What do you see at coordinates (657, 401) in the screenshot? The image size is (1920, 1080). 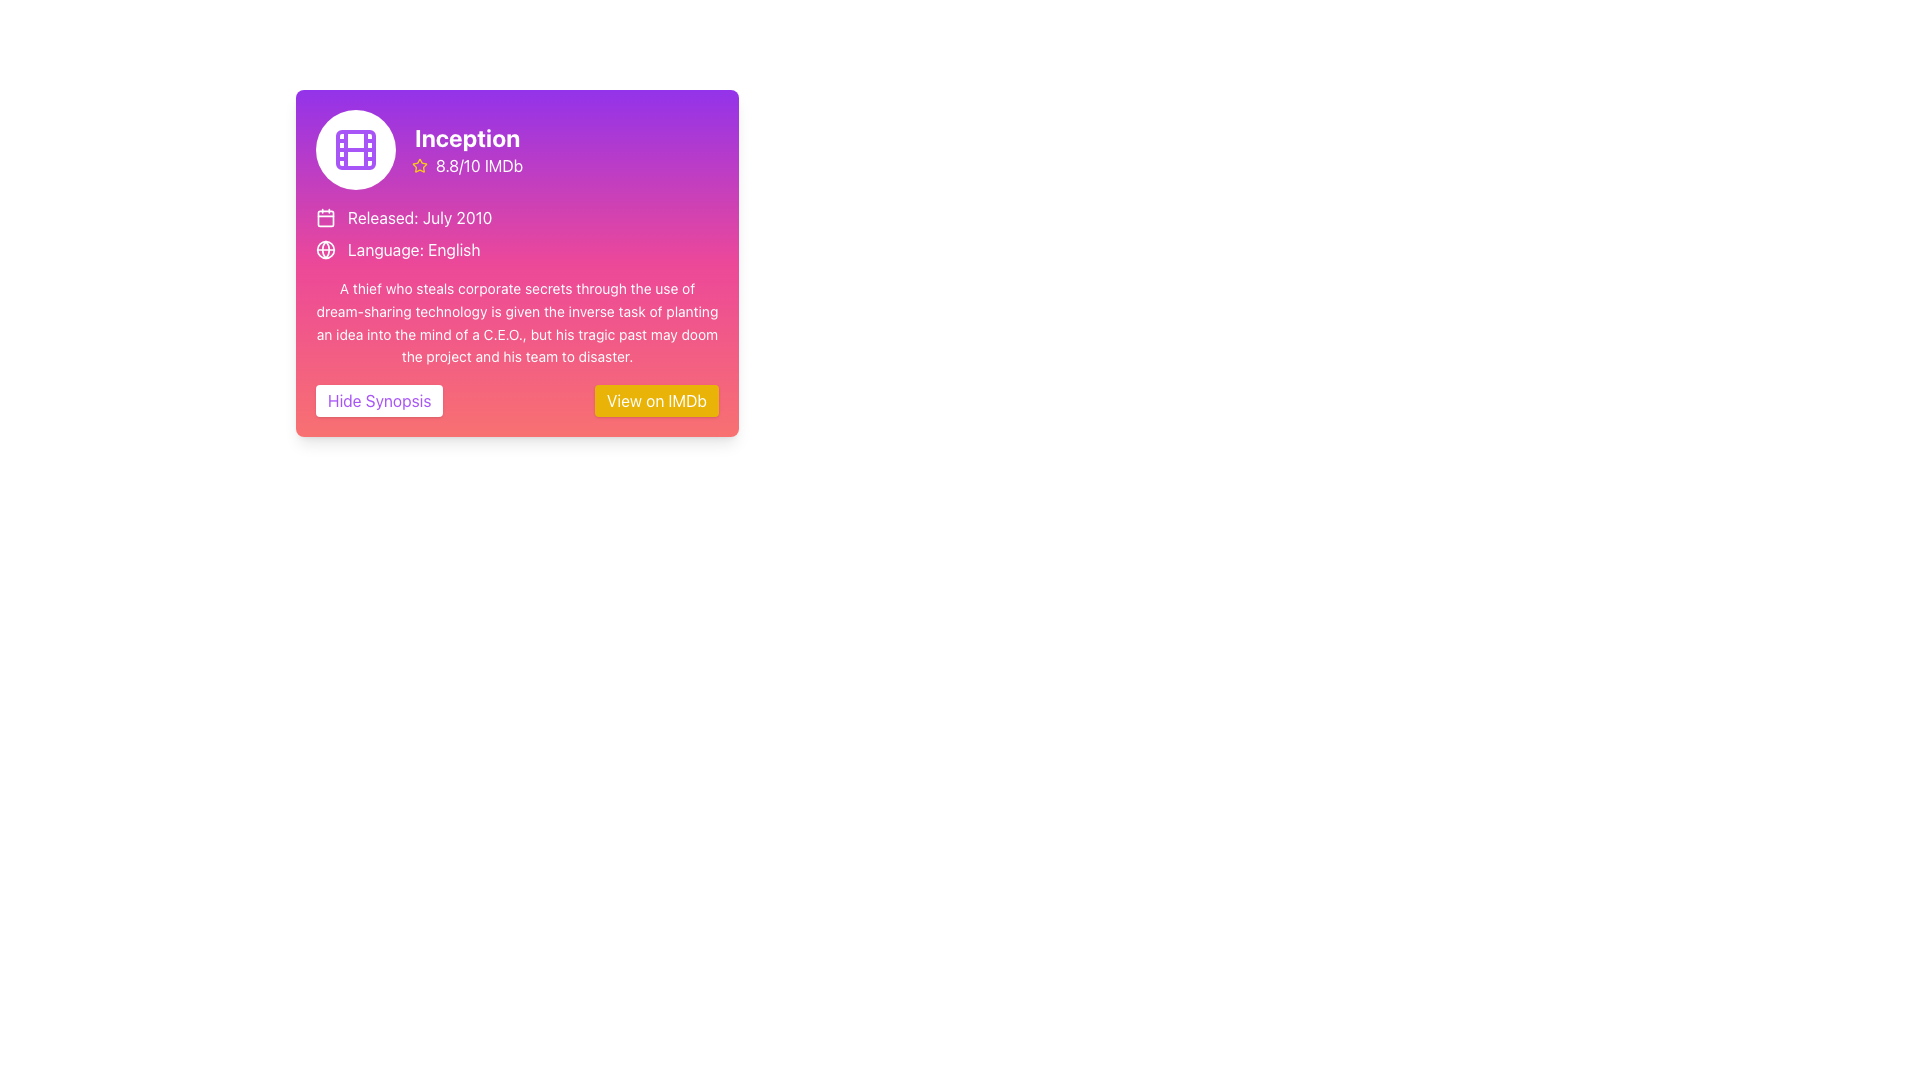 I see `the 'View on IMDb' hyperlink button, which is a rectangular button with a yellow background, located to the right of the 'Hide Synopsis' button at the bottom of a card-style UI` at bounding box center [657, 401].